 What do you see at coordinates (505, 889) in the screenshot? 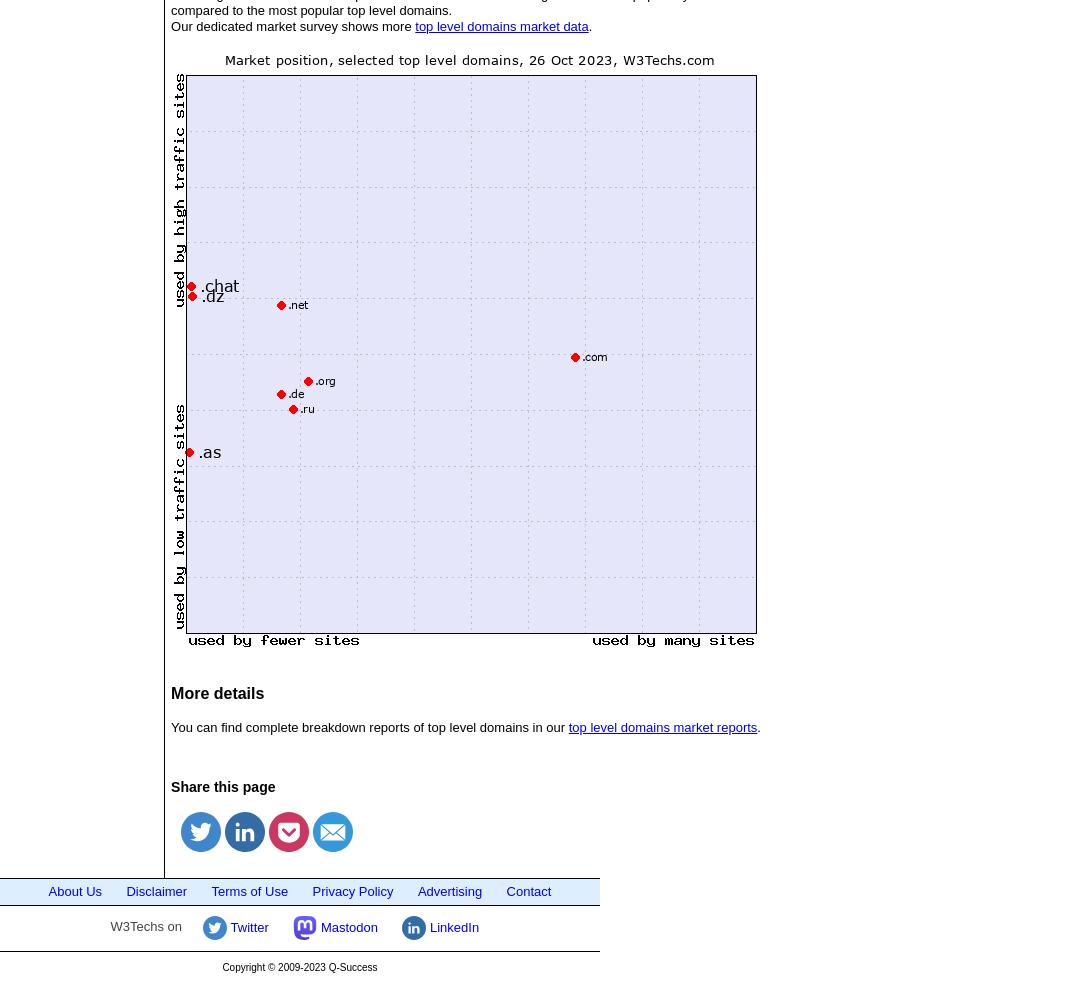
I see `'Contact'` at bounding box center [505, 889].